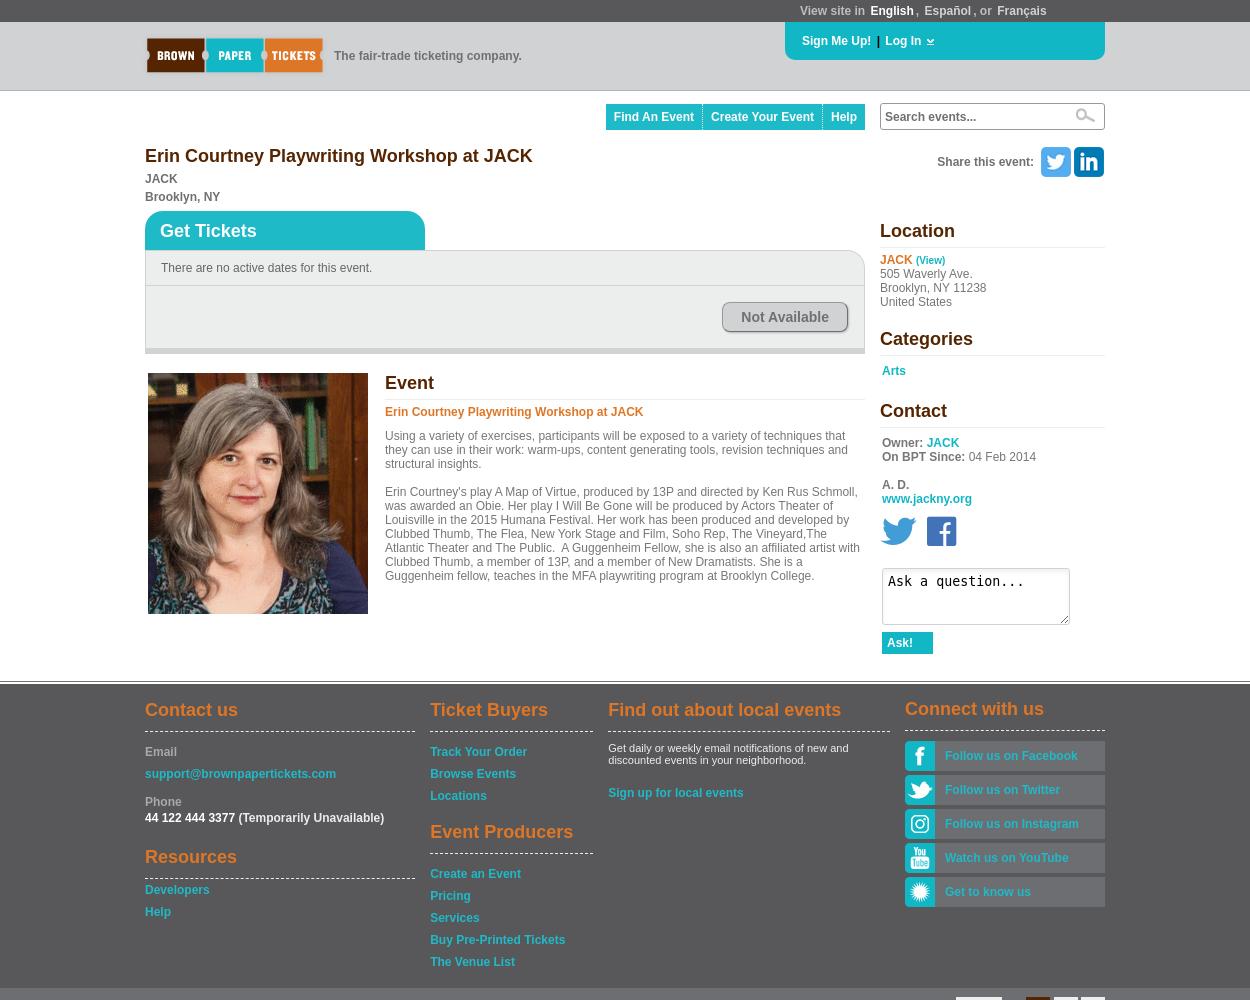  Describe the element at coordinates (309, 817) in the screenshot. I see `'(Temporarily Unavailable)'` at that location.